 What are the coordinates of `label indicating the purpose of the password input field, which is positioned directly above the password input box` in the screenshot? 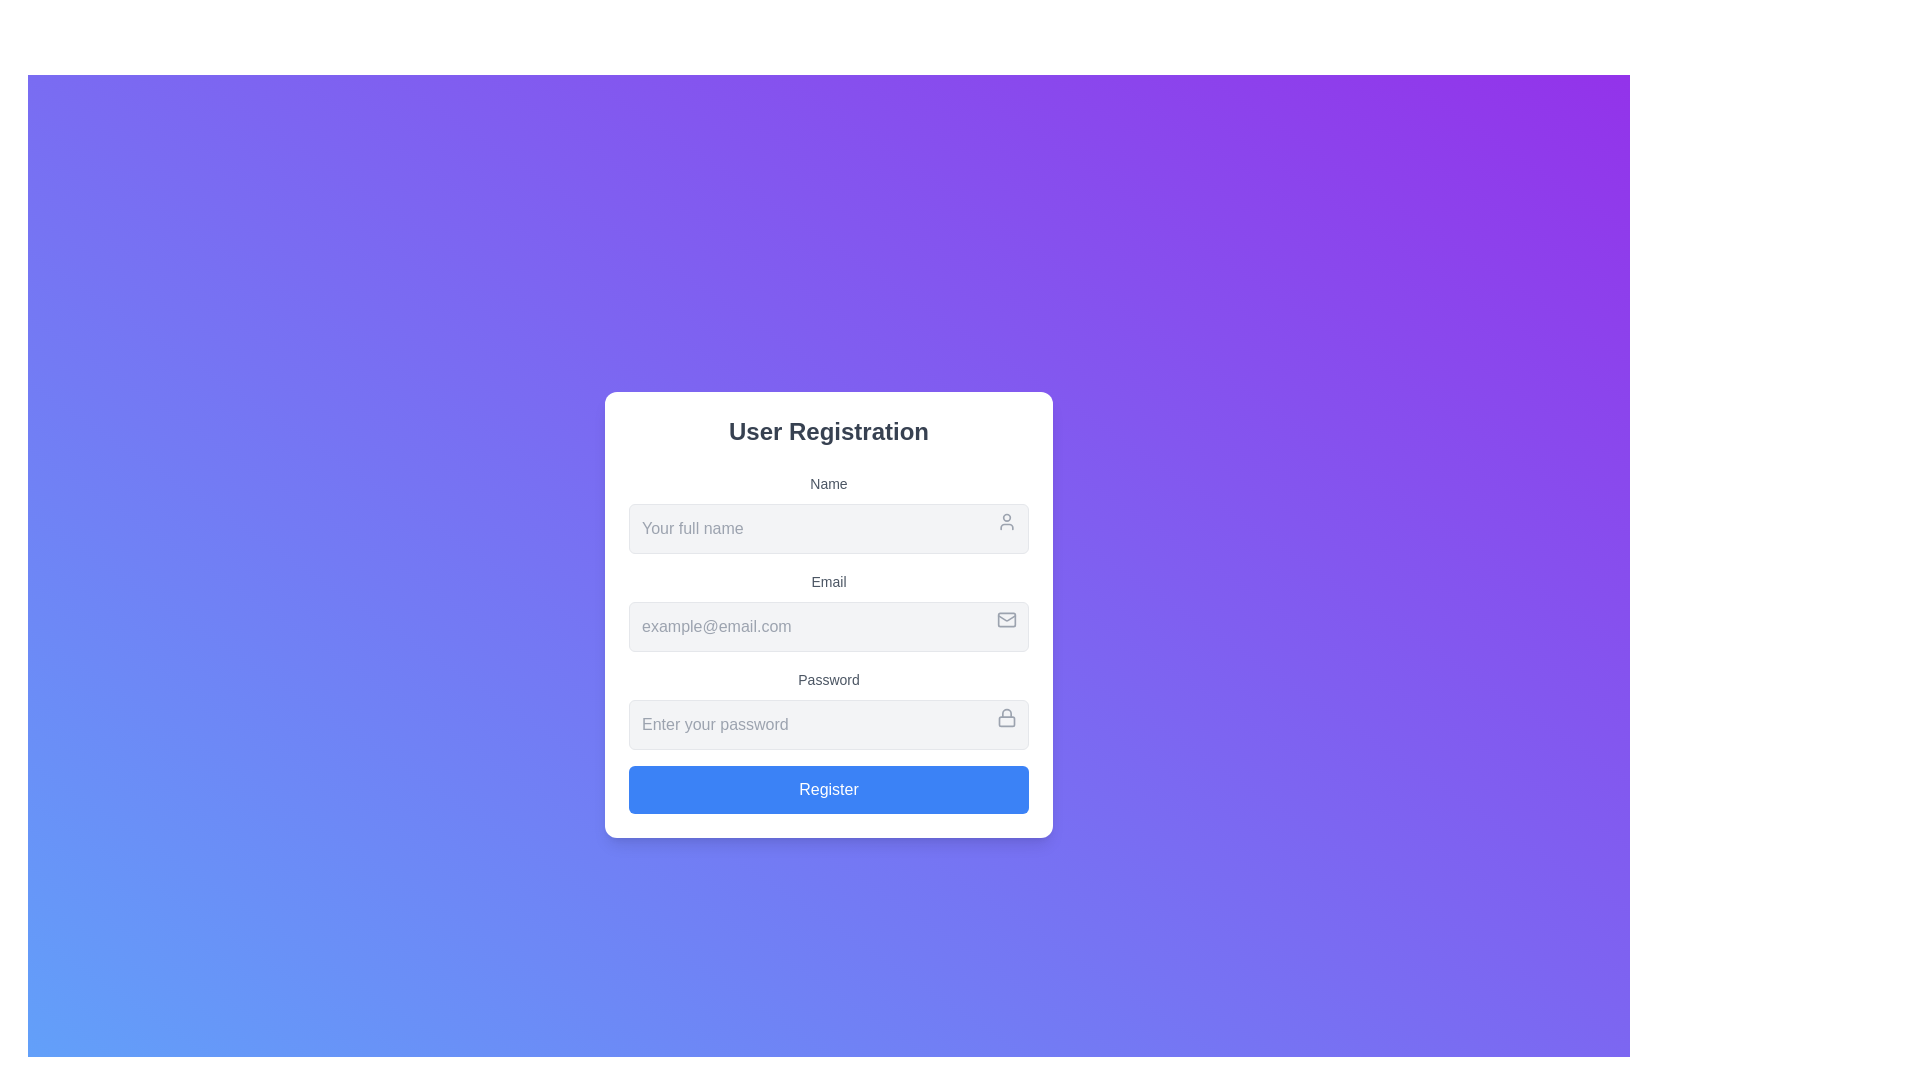 It's located at (829, 678).